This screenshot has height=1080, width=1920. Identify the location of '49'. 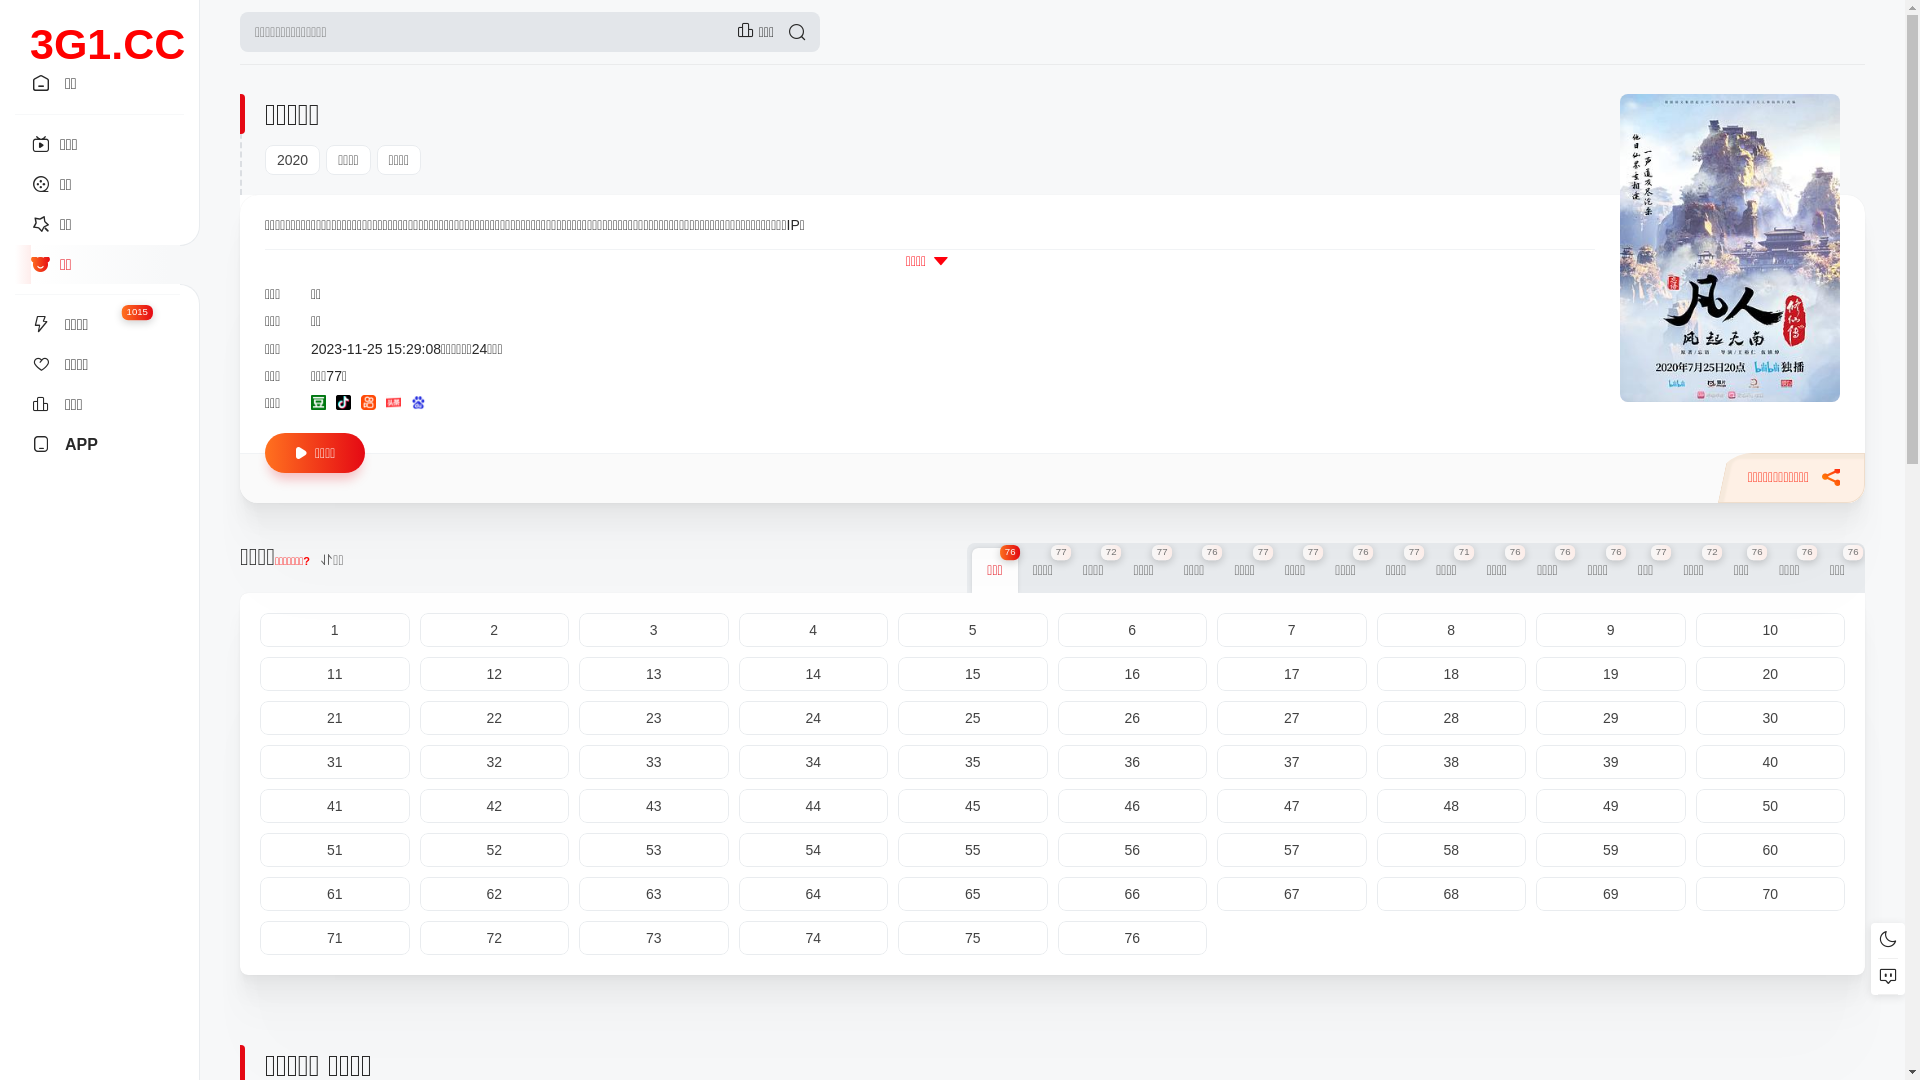
(1611, 805).